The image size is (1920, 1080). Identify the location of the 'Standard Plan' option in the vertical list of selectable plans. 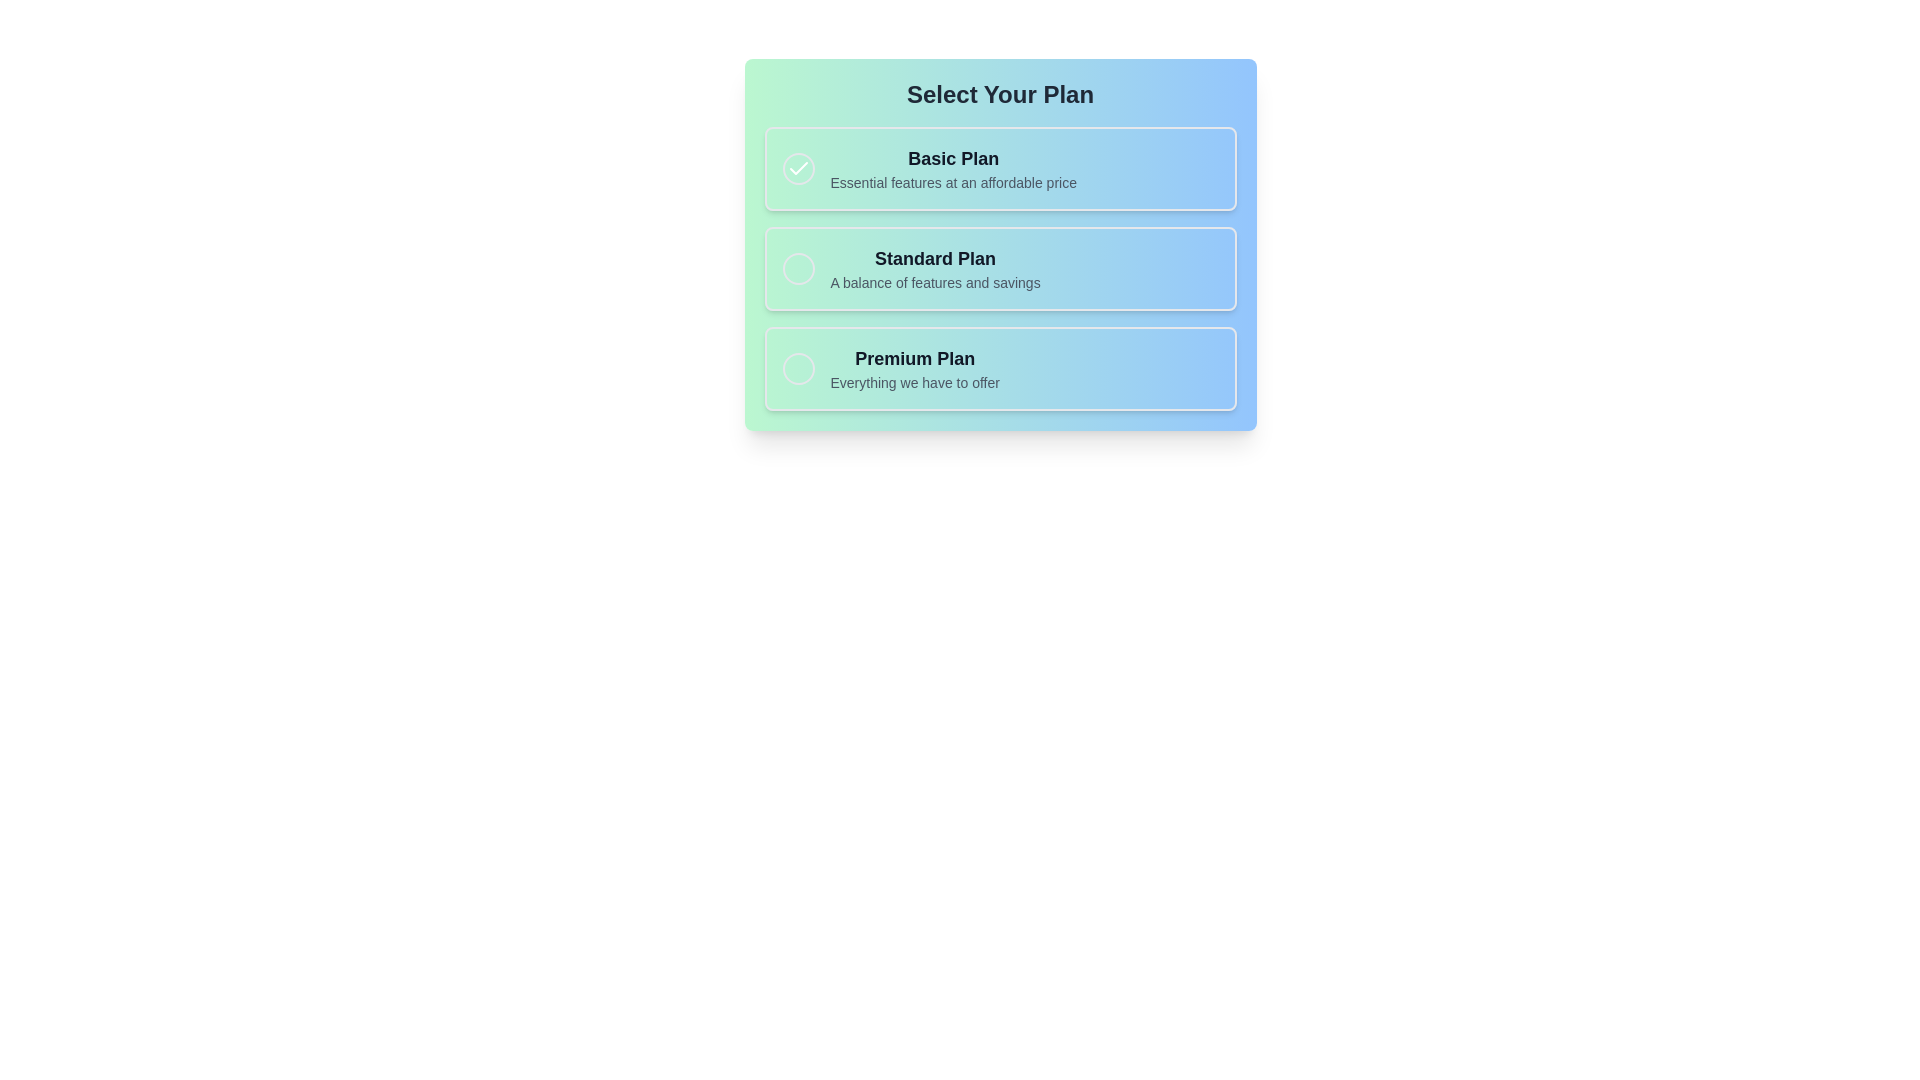
(934, 268).